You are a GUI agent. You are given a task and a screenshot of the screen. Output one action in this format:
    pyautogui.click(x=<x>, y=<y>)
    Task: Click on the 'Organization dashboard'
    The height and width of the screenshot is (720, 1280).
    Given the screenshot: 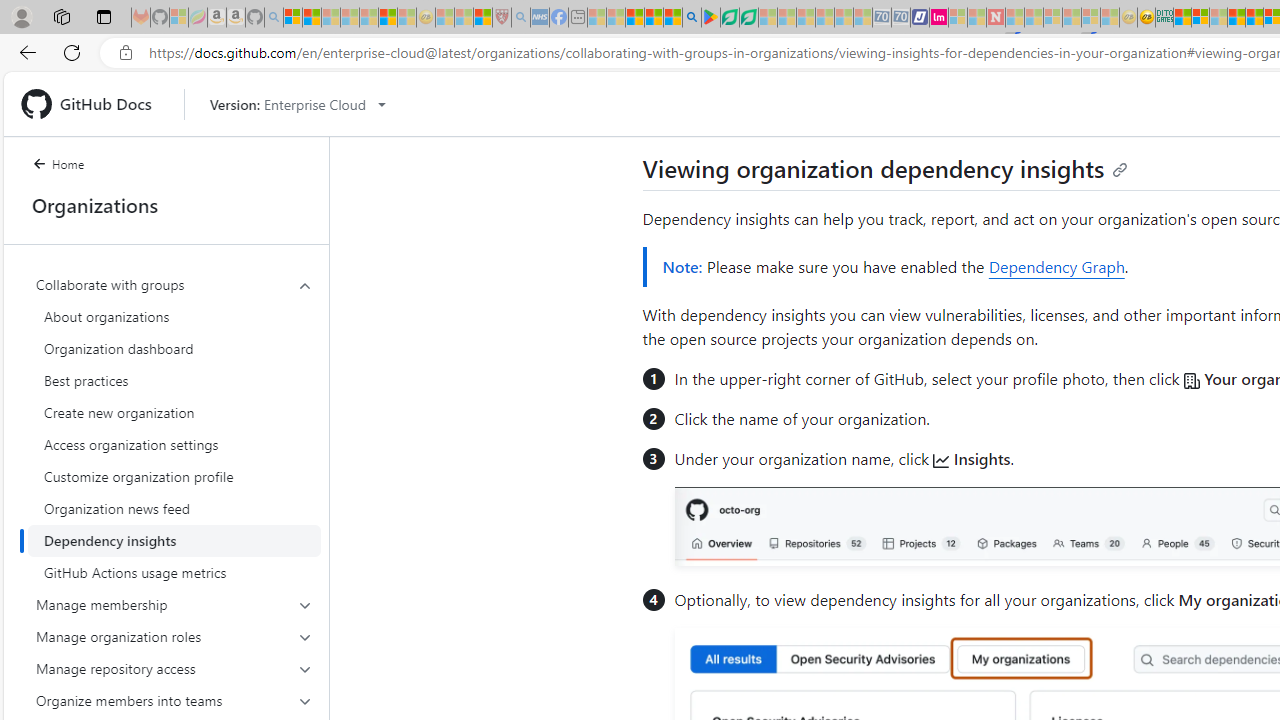 What is the action you would take?
    pyautogui.click(x=174, y=347)
    